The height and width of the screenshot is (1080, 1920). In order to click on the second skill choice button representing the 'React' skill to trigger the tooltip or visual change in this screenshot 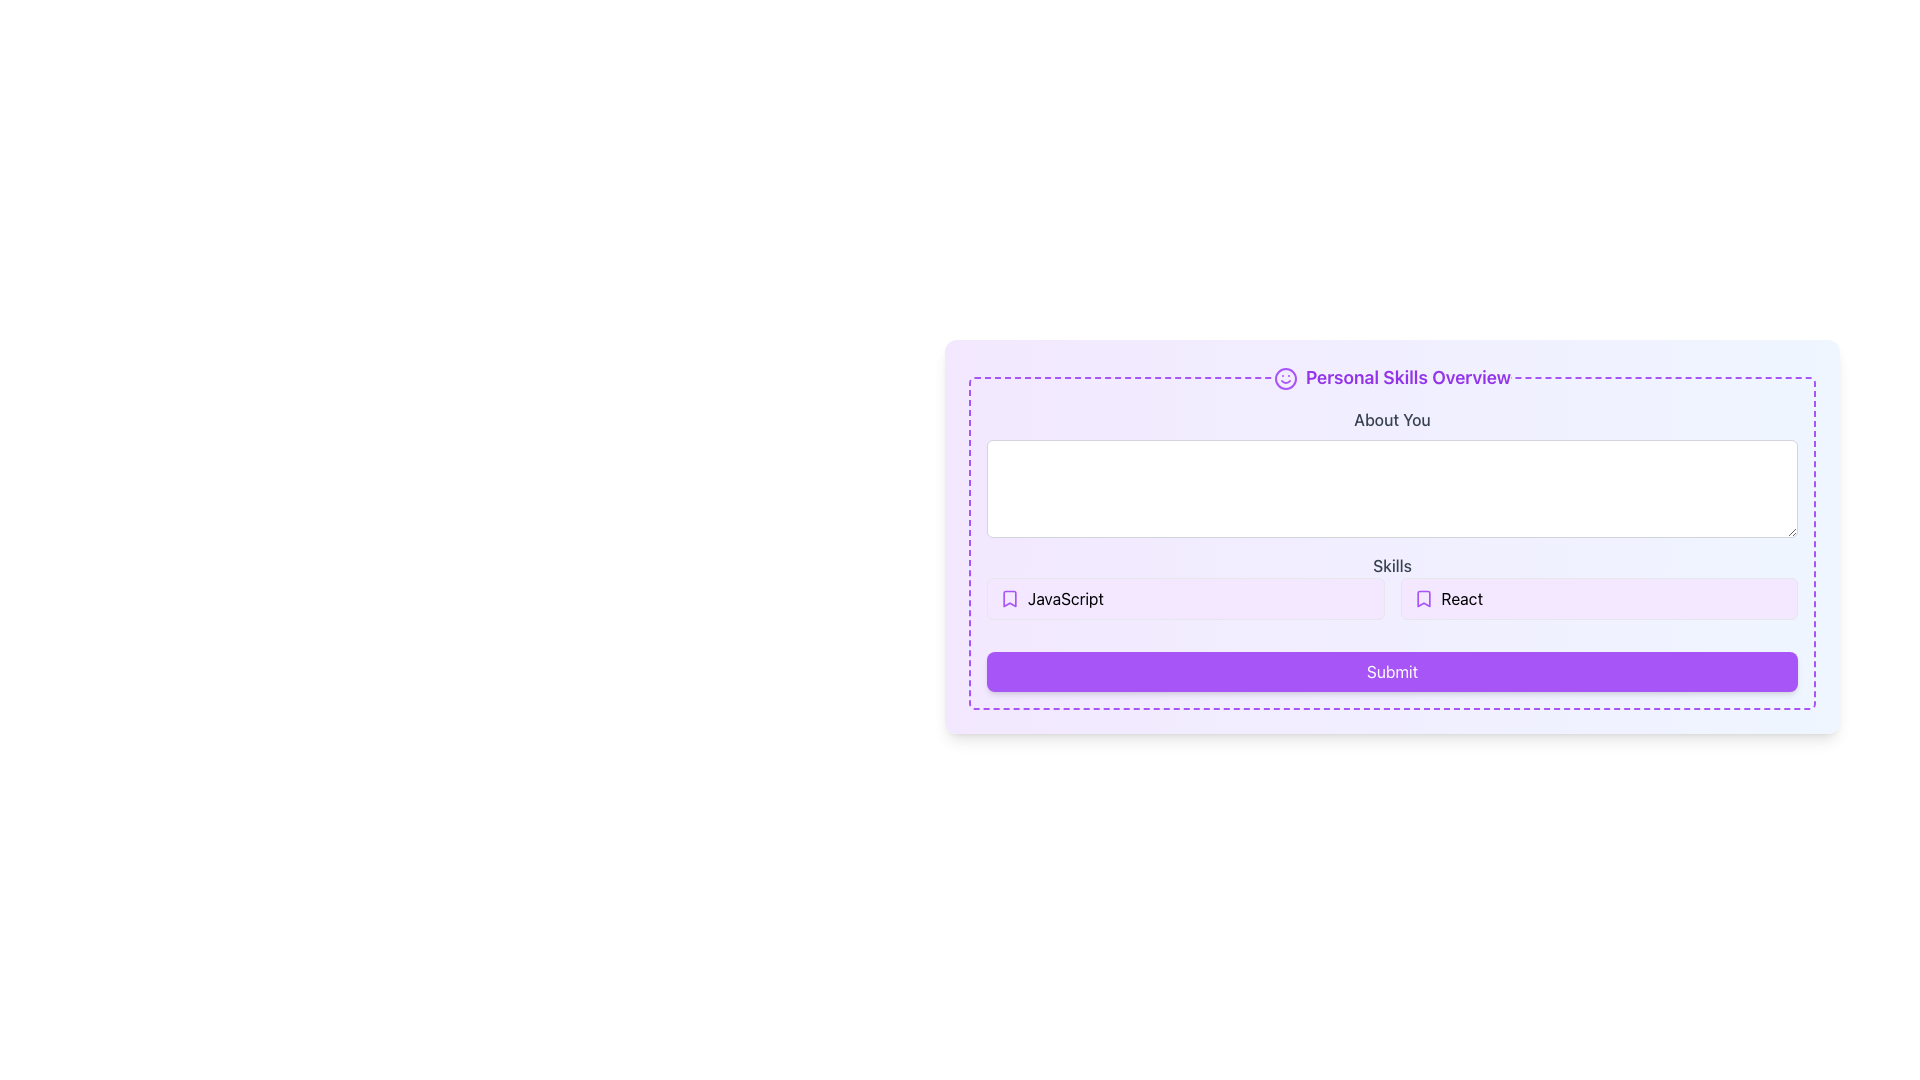, I will do `click(1598, 597)`.